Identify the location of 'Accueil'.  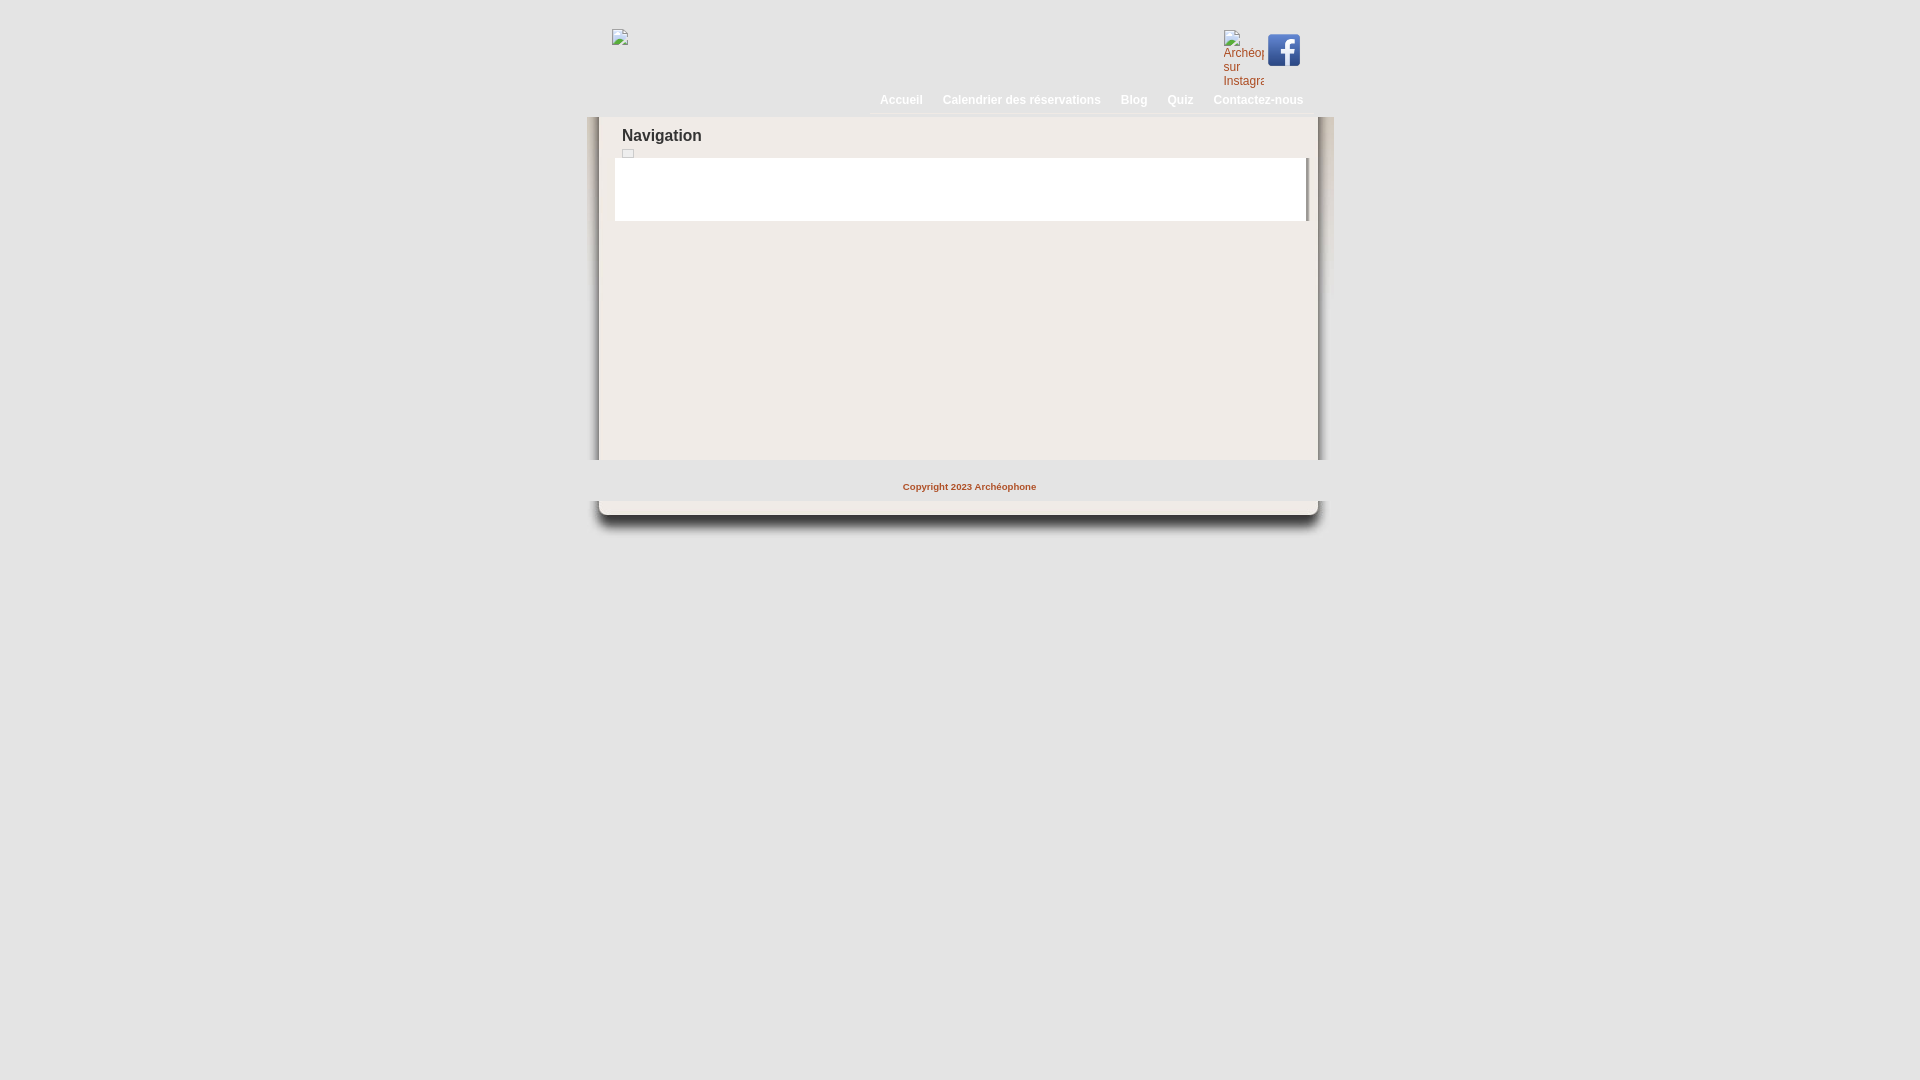
(897, 96).